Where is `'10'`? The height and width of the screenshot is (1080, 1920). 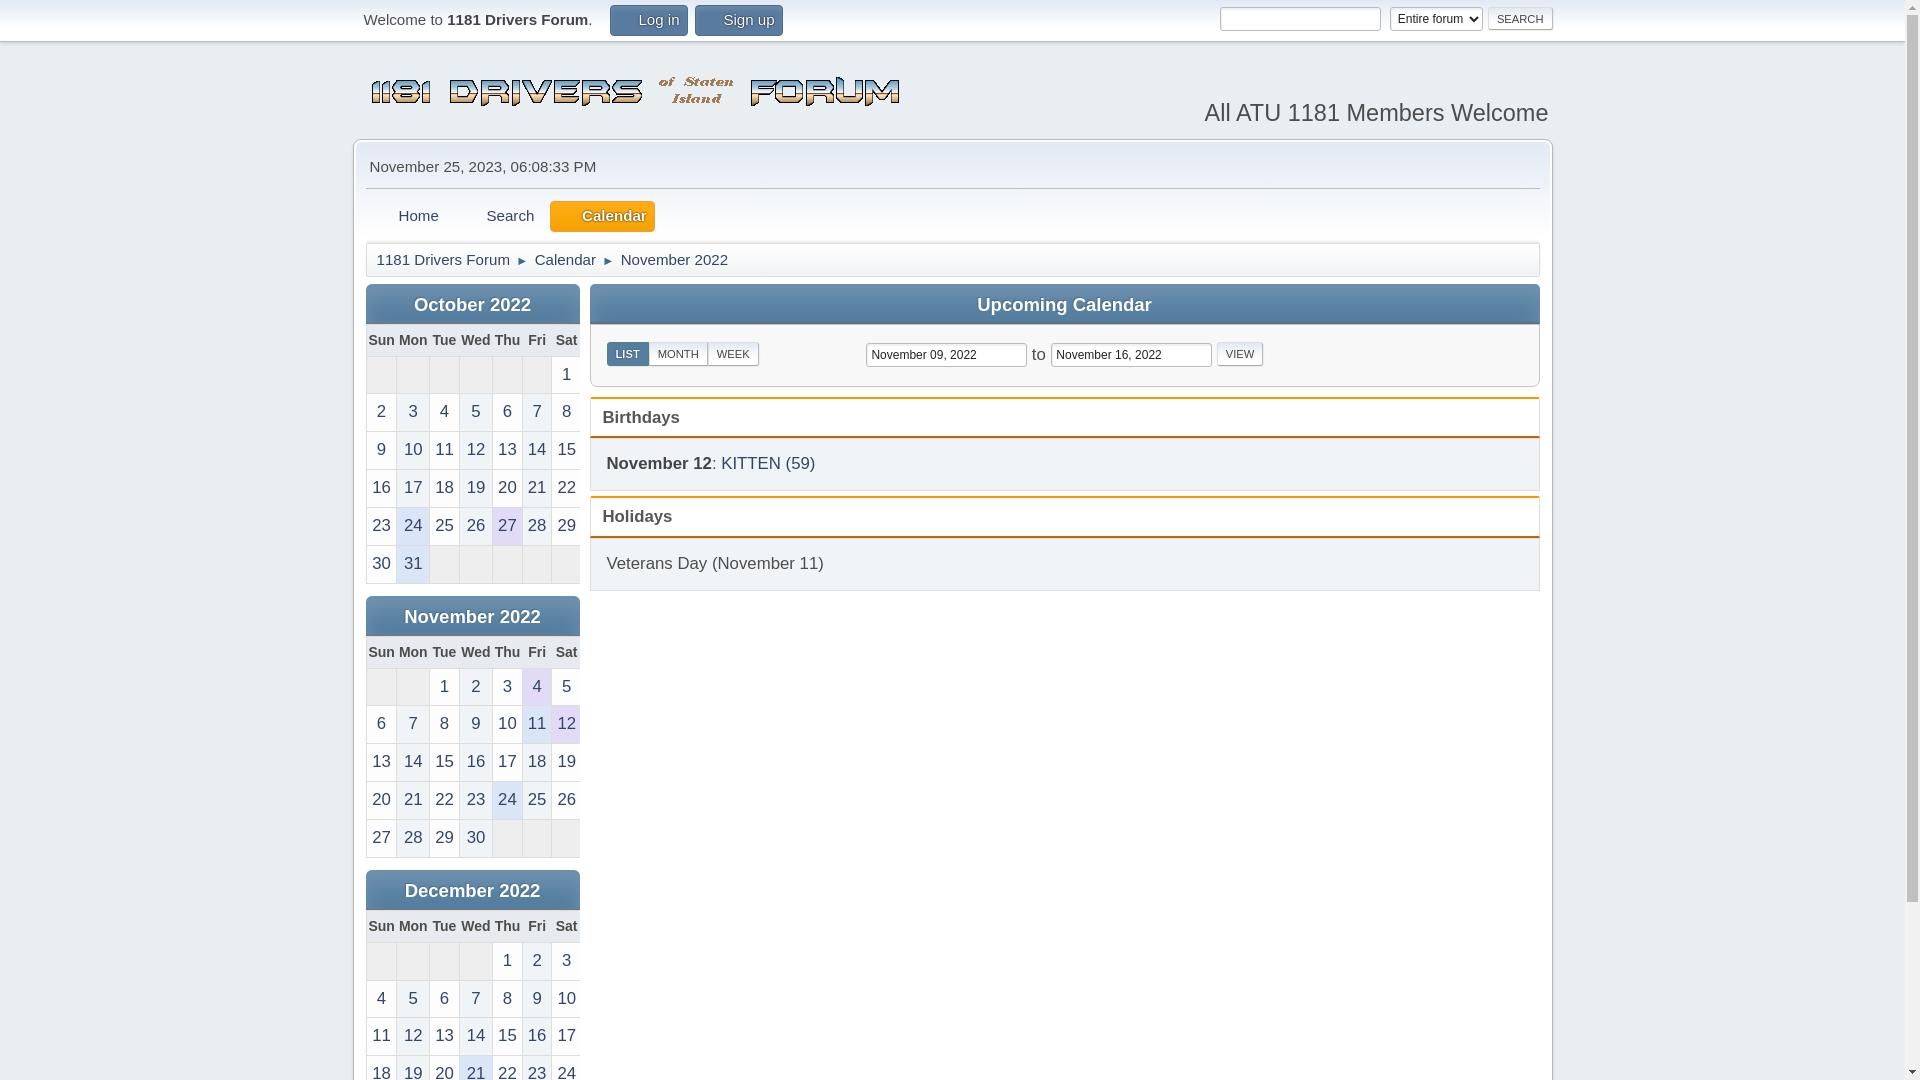
'10' is located at coordinates (411, 450).